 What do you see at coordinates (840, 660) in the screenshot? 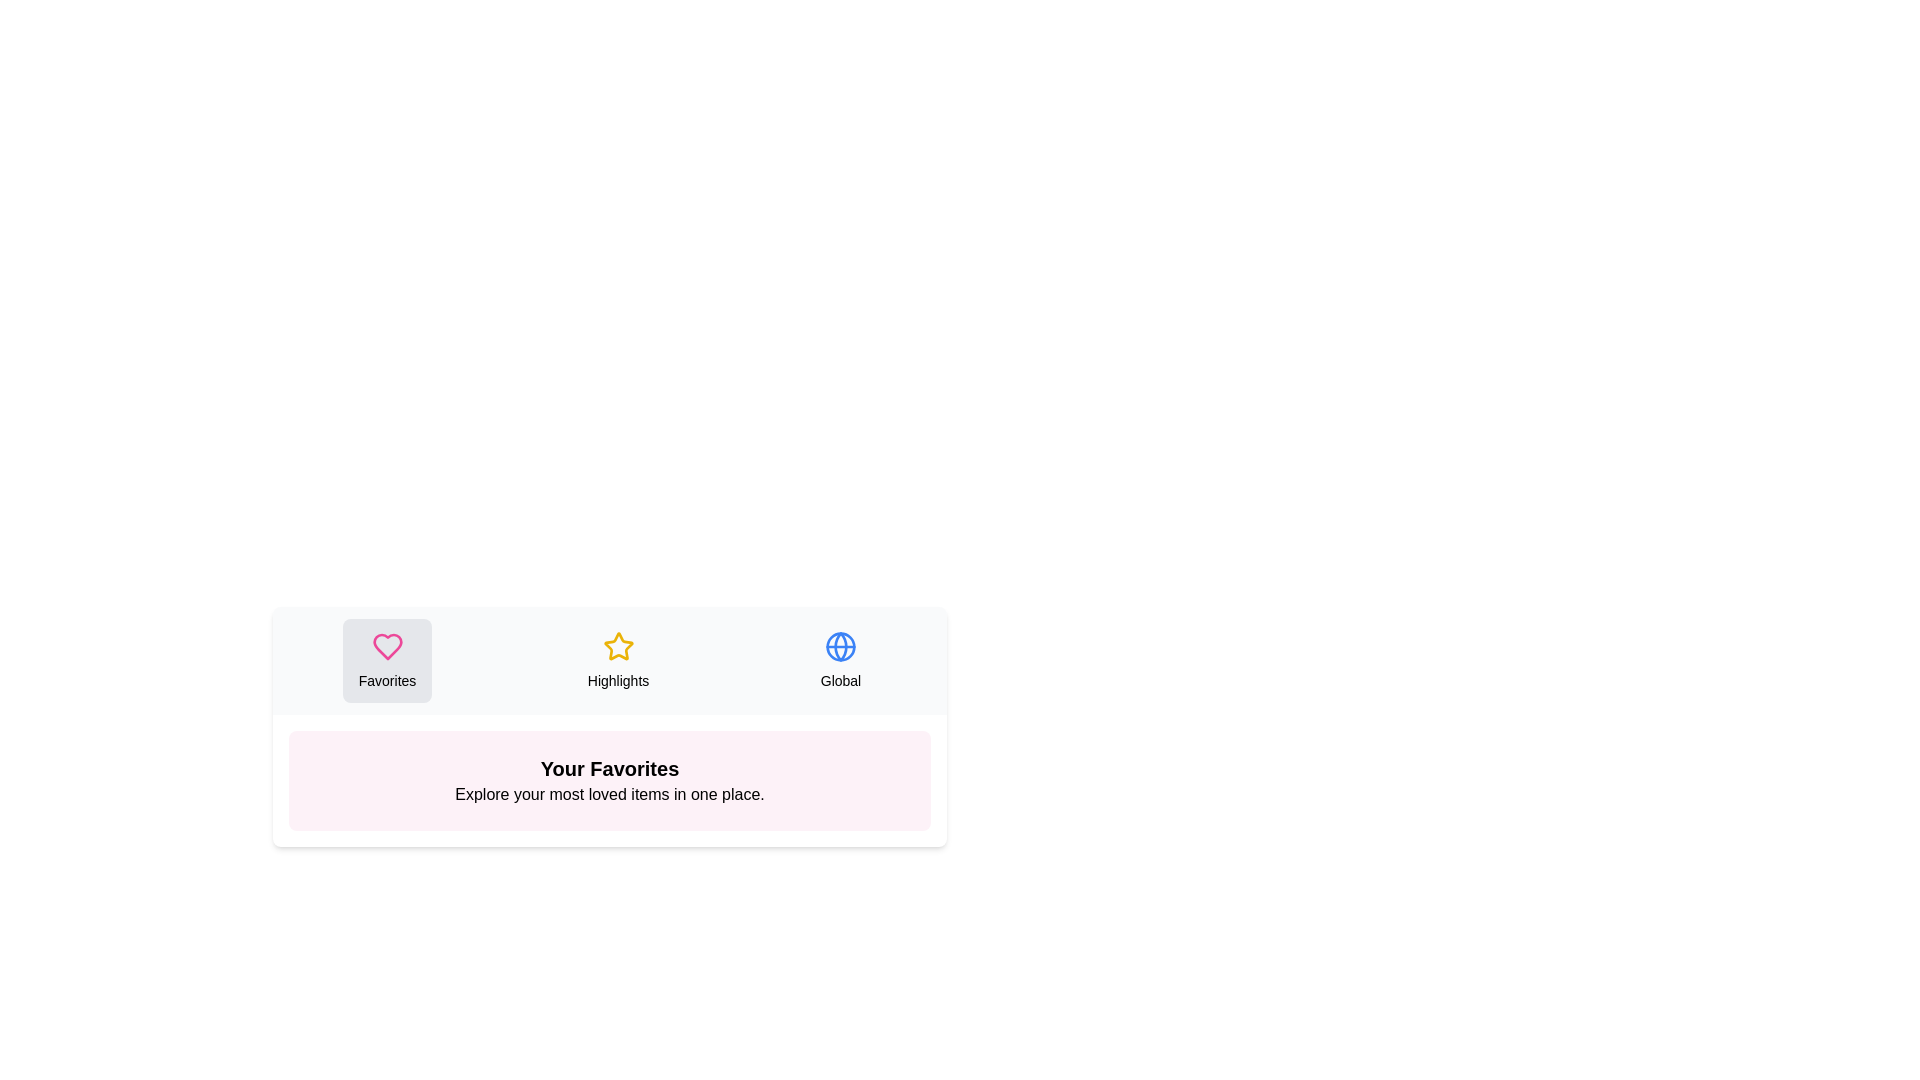
I see `the Global tab to see its hover effect` at bounding box center [840, 660].